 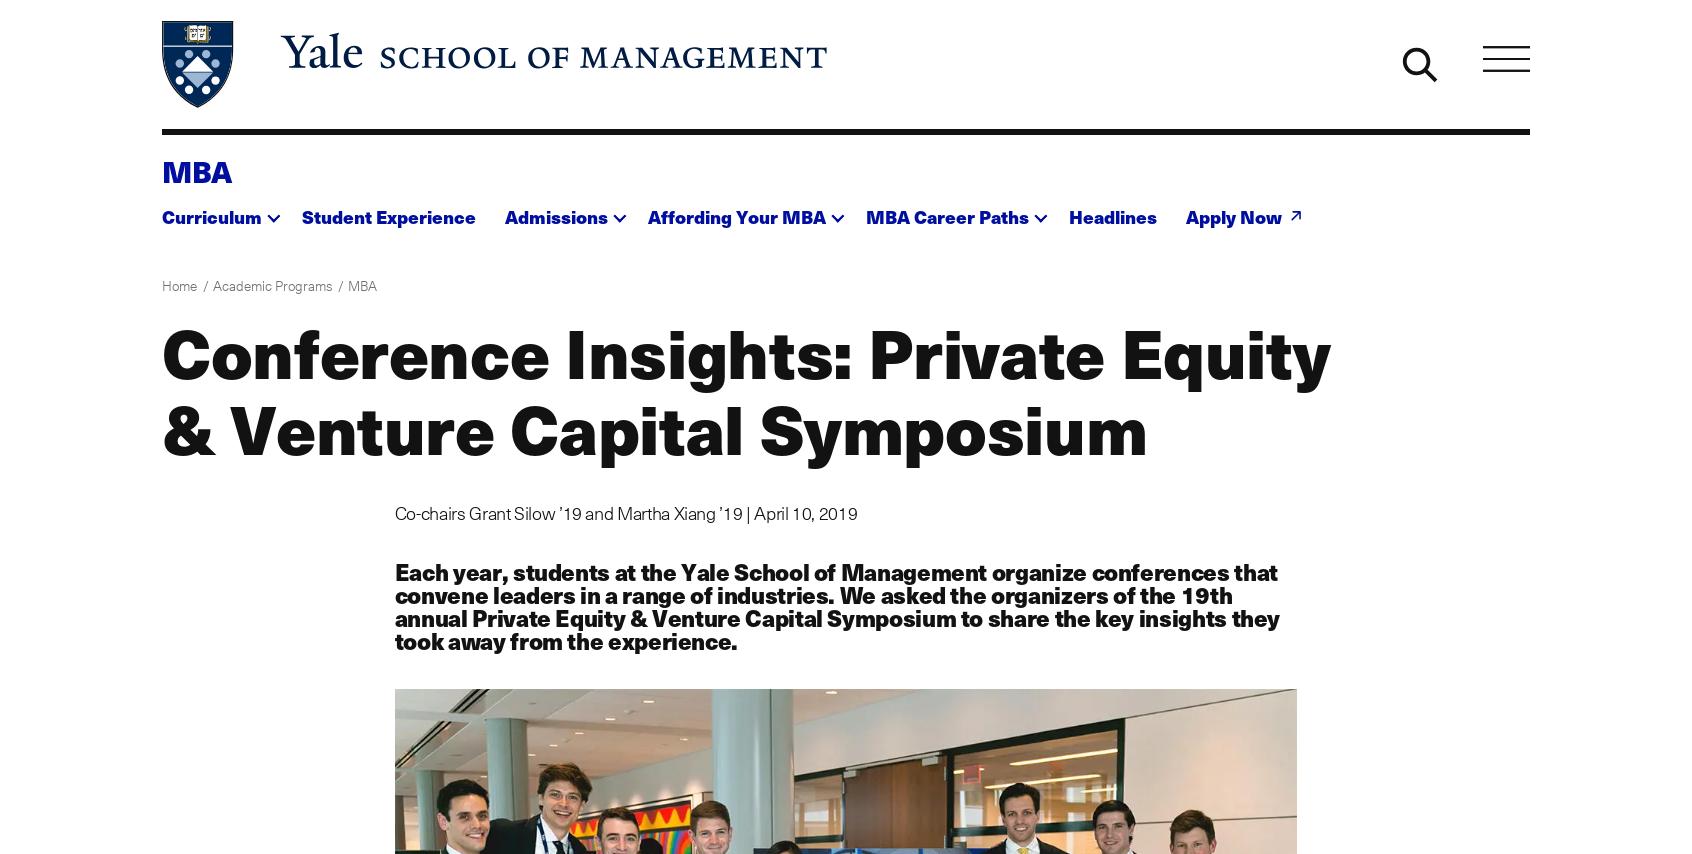 What do you see at coordinates (942, 379) in the screenshot?
I see `'Employment Report 2022-23'` at bounding box center [942, 379].